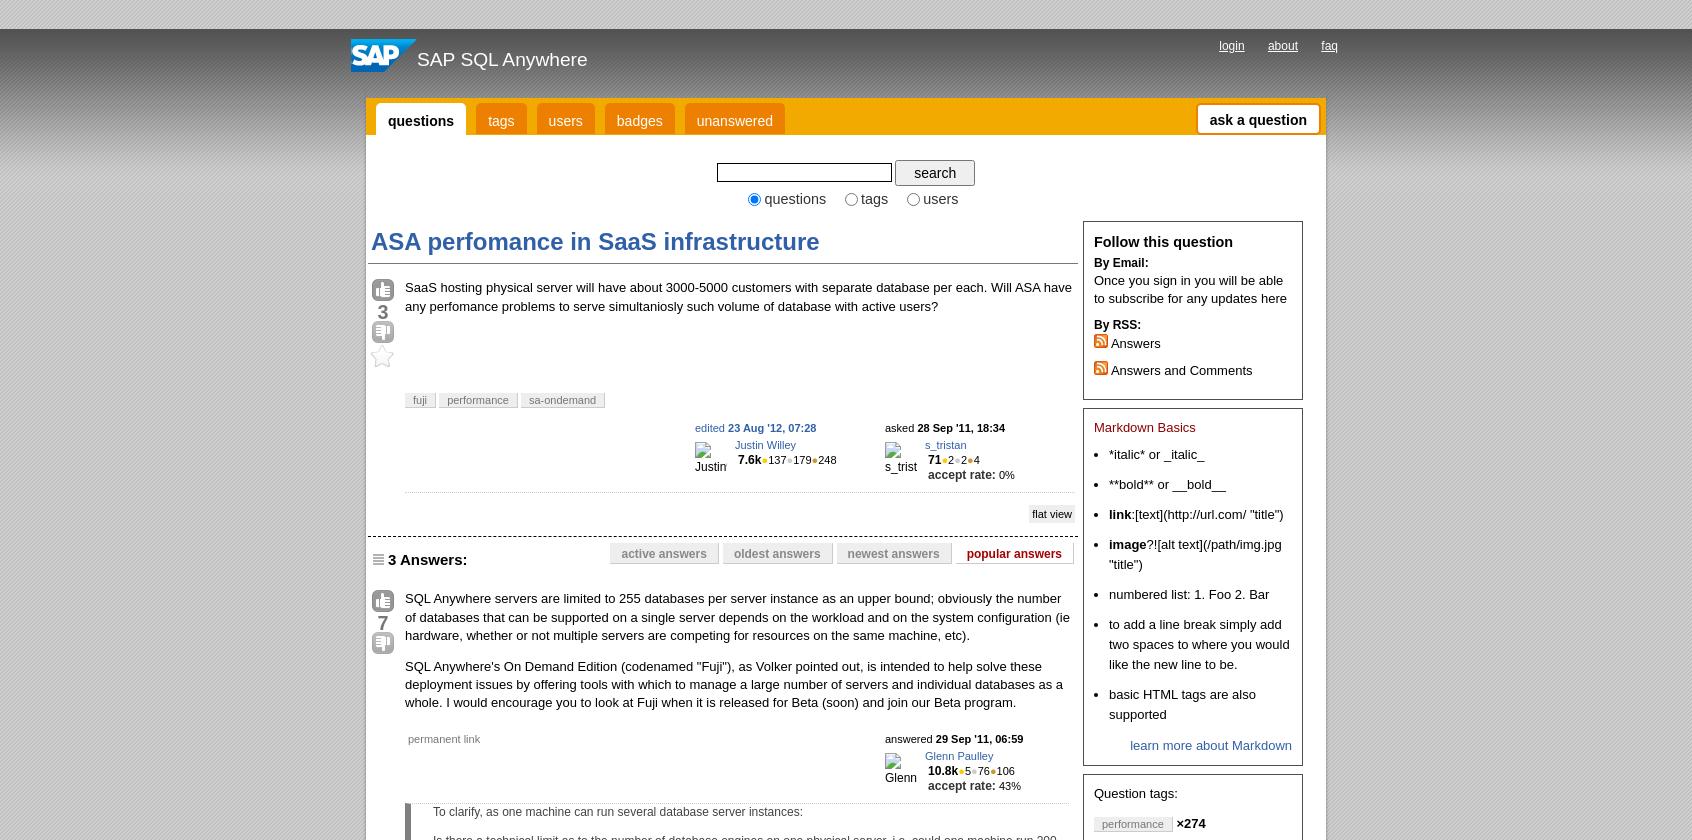 This screenshot has width=1692, height=840. Describe the element at coordinates (616, 811) in the screenshot. I see `'To clarify, as one machine can run several database server instances:'` at that location.